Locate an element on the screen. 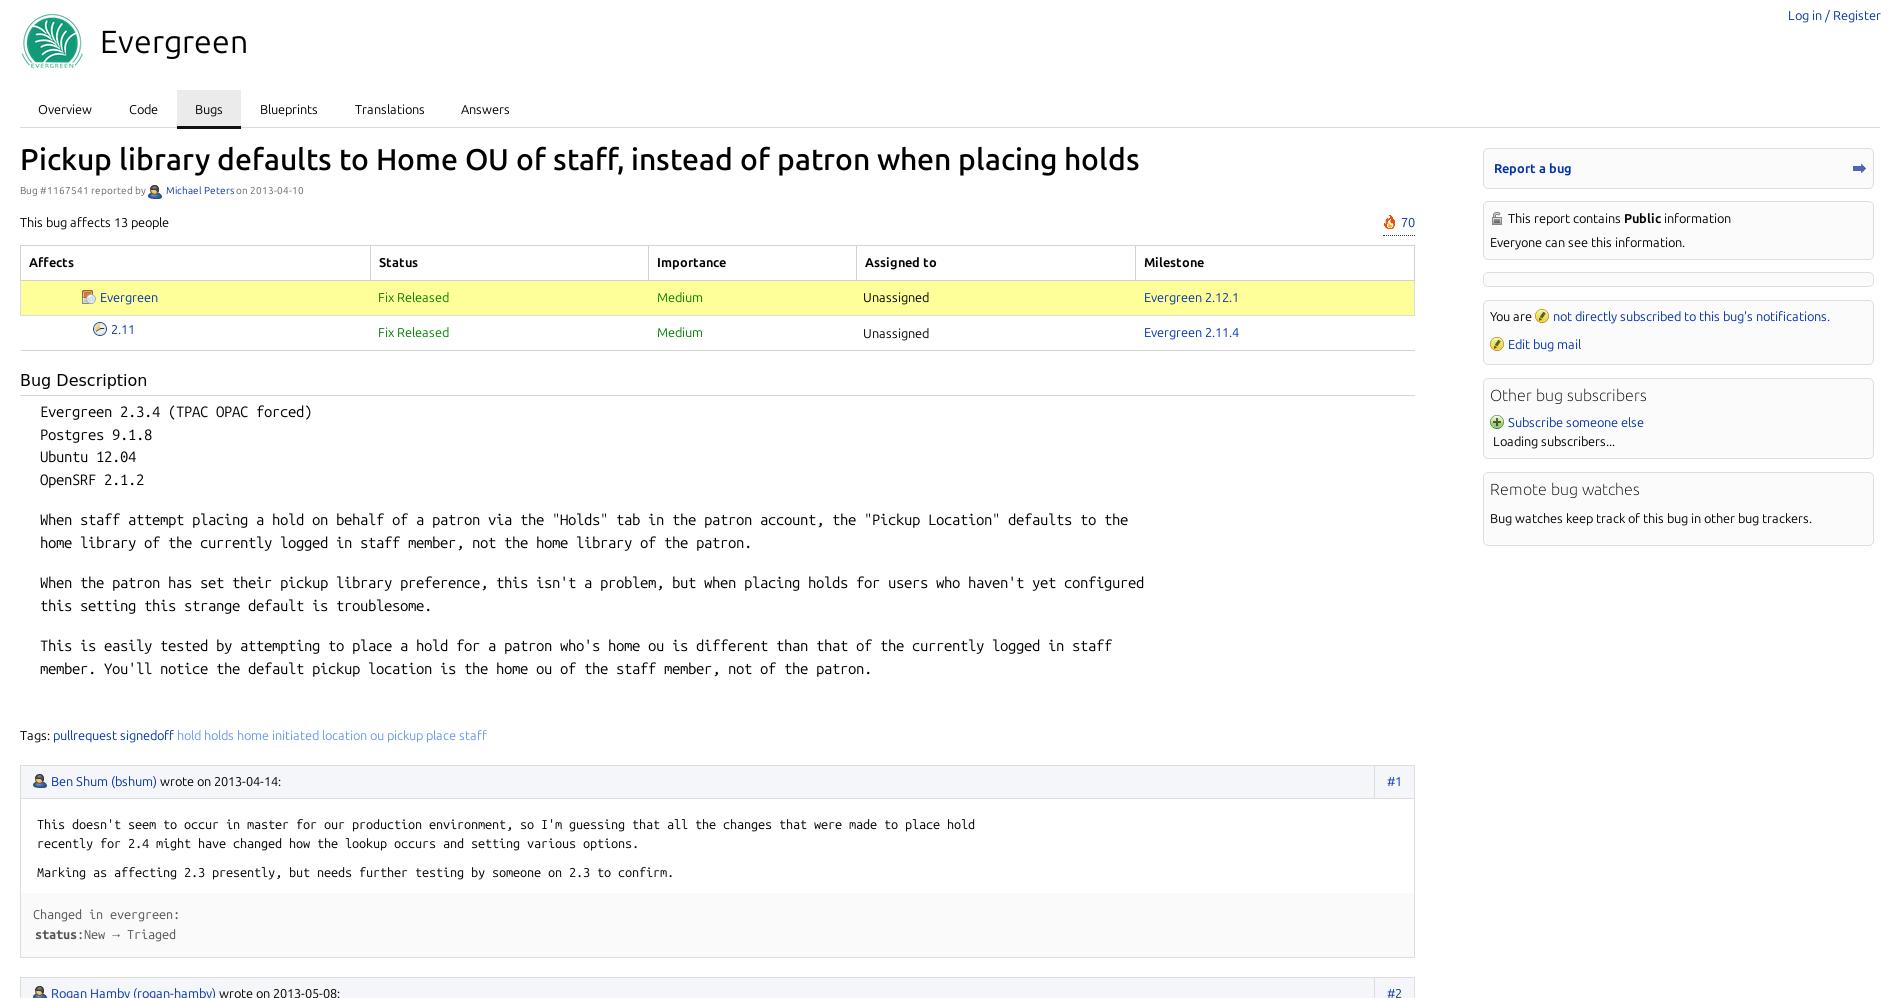 This screenshot has width=1900, height=998. 'Remote bug watches' is located at coordinates (1565, 488).